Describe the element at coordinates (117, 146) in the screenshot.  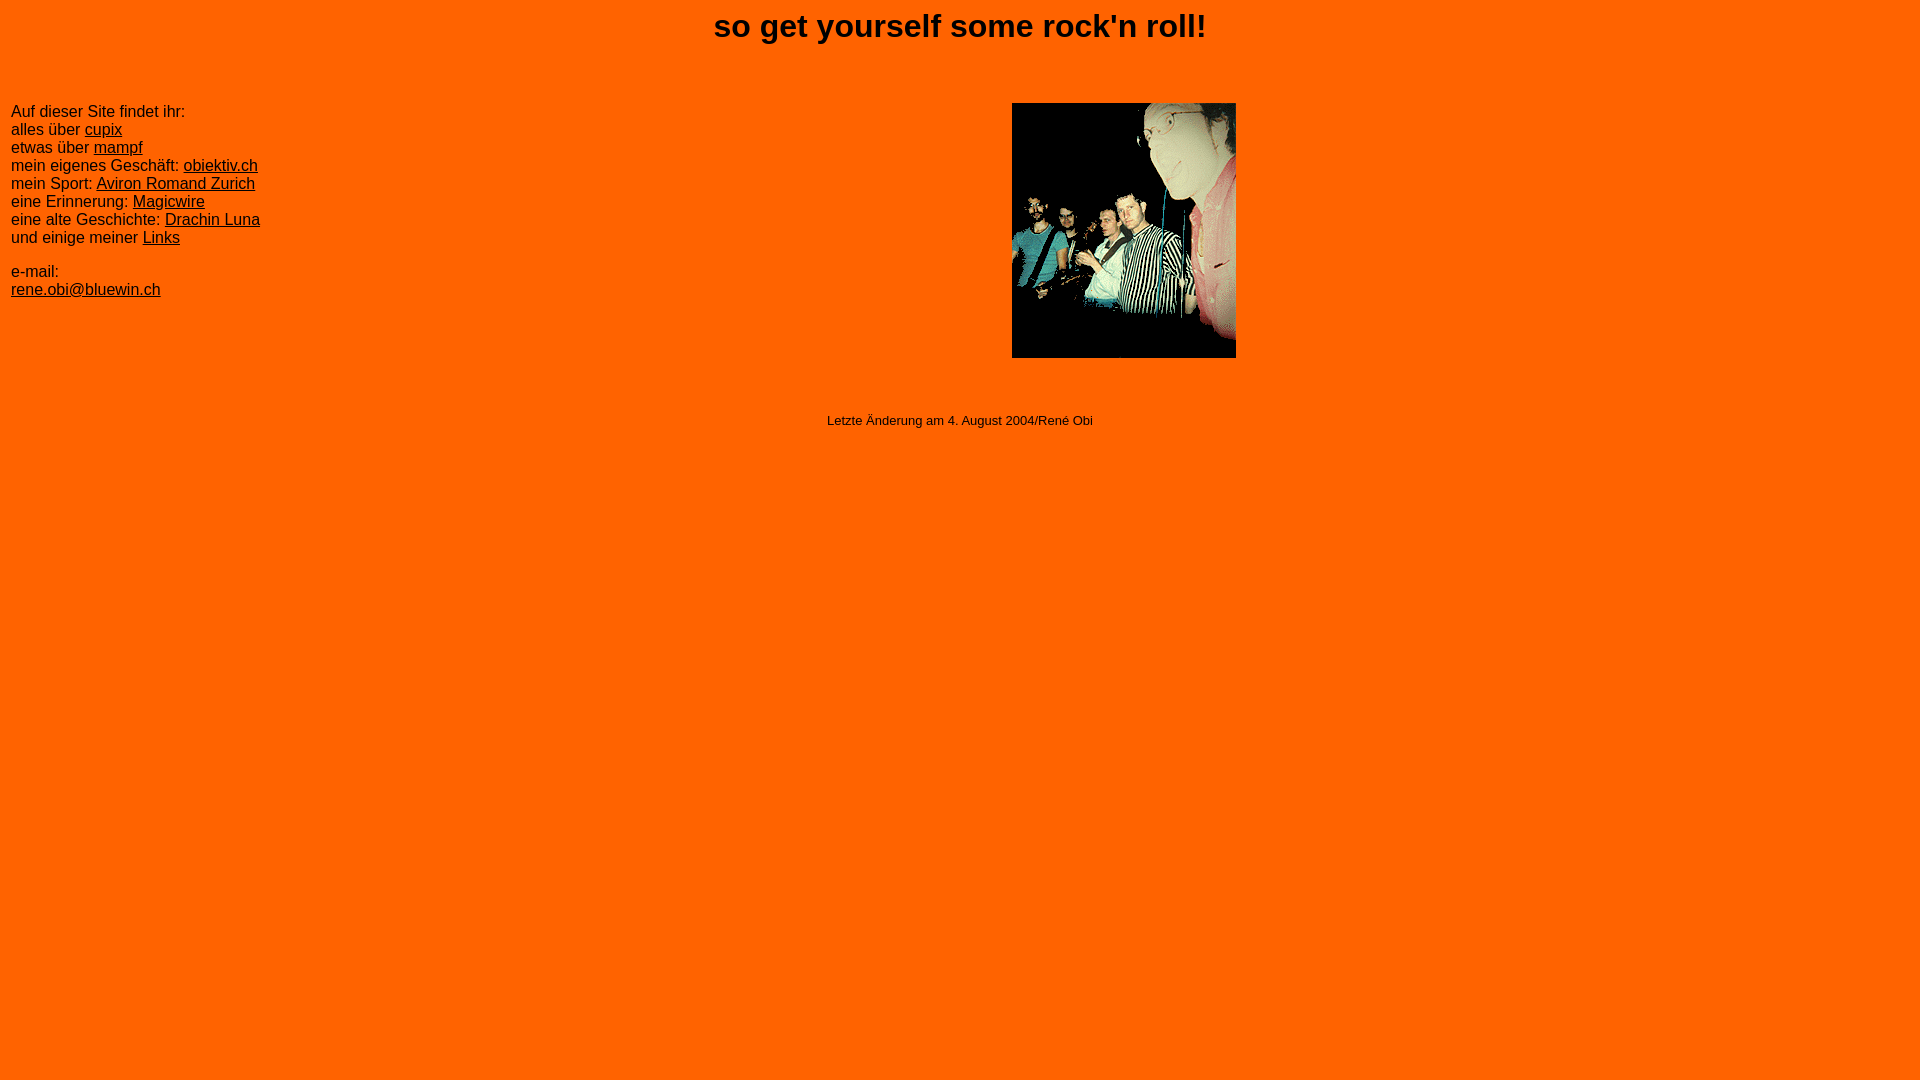
I see `'mampf'` at that location.